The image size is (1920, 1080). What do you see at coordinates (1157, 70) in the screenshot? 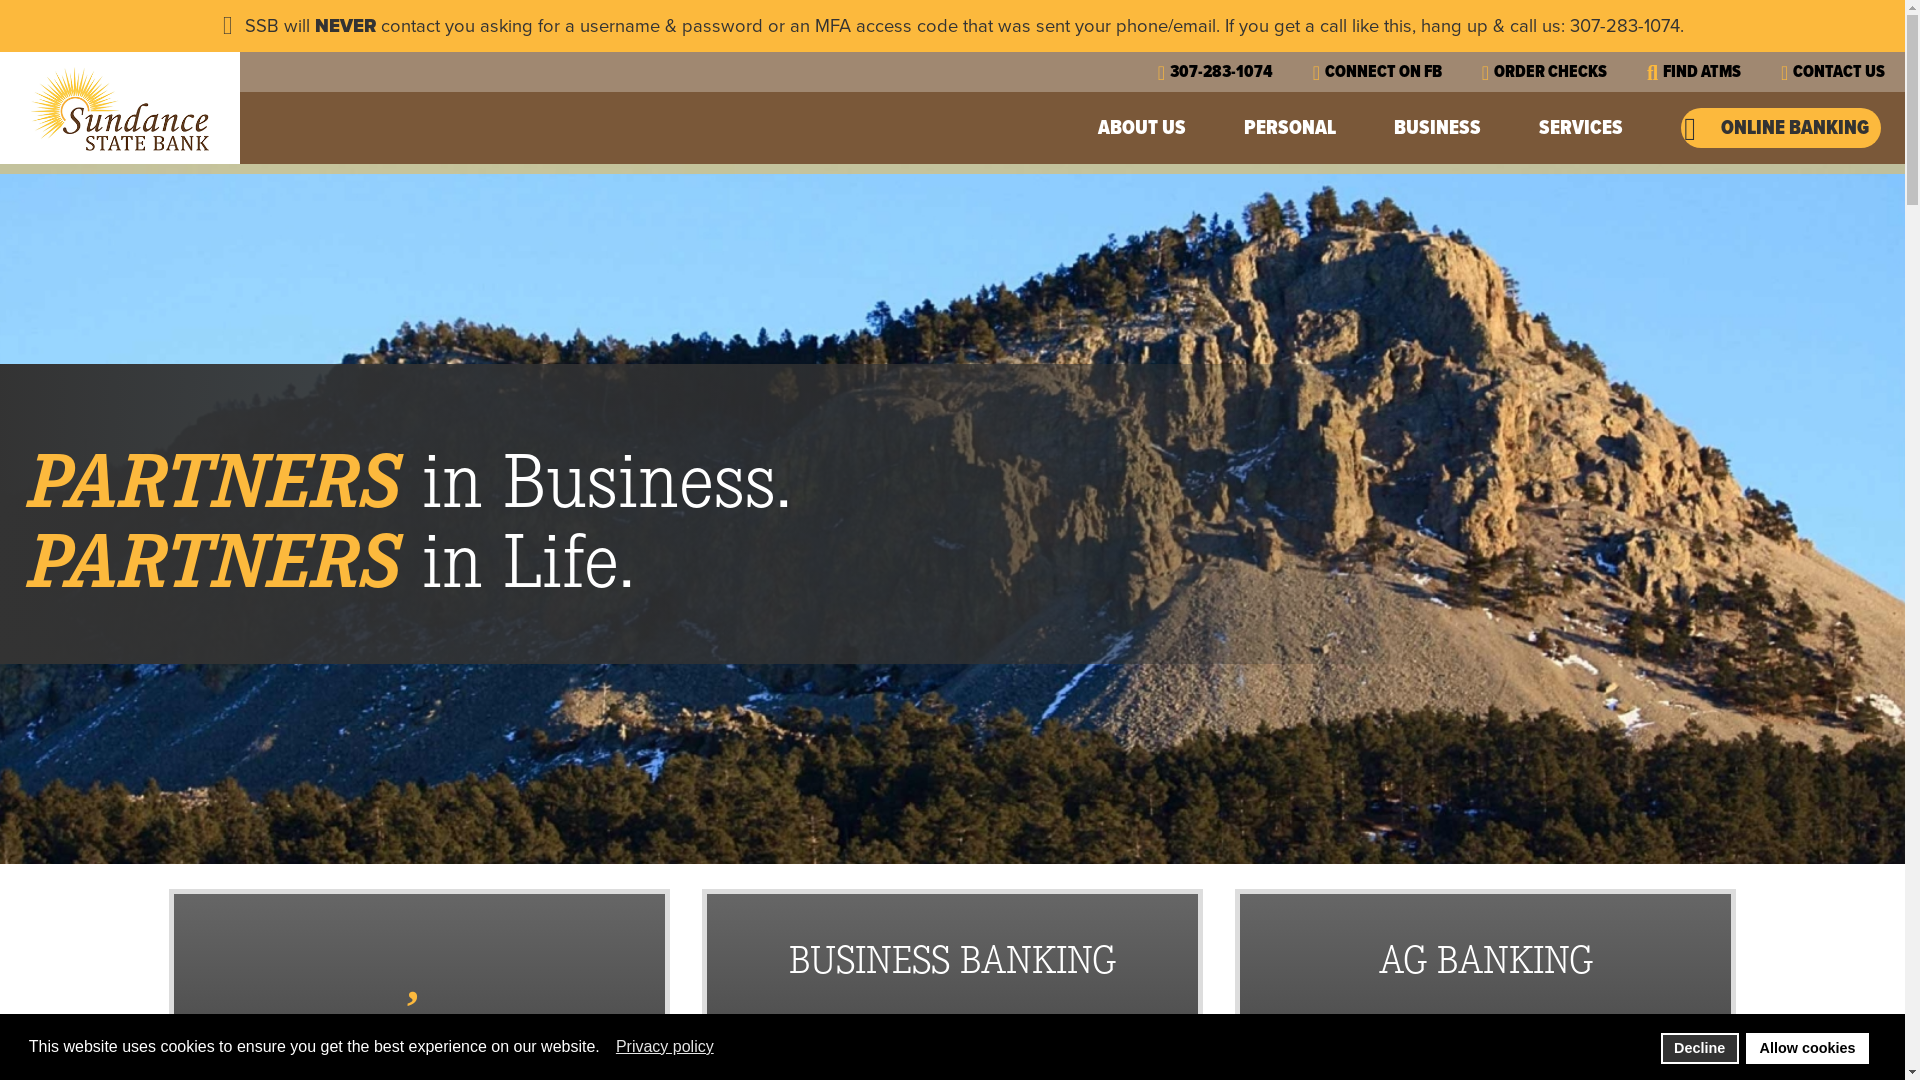
I see `'307-283-1074'` at bounding box center [1157, 70].